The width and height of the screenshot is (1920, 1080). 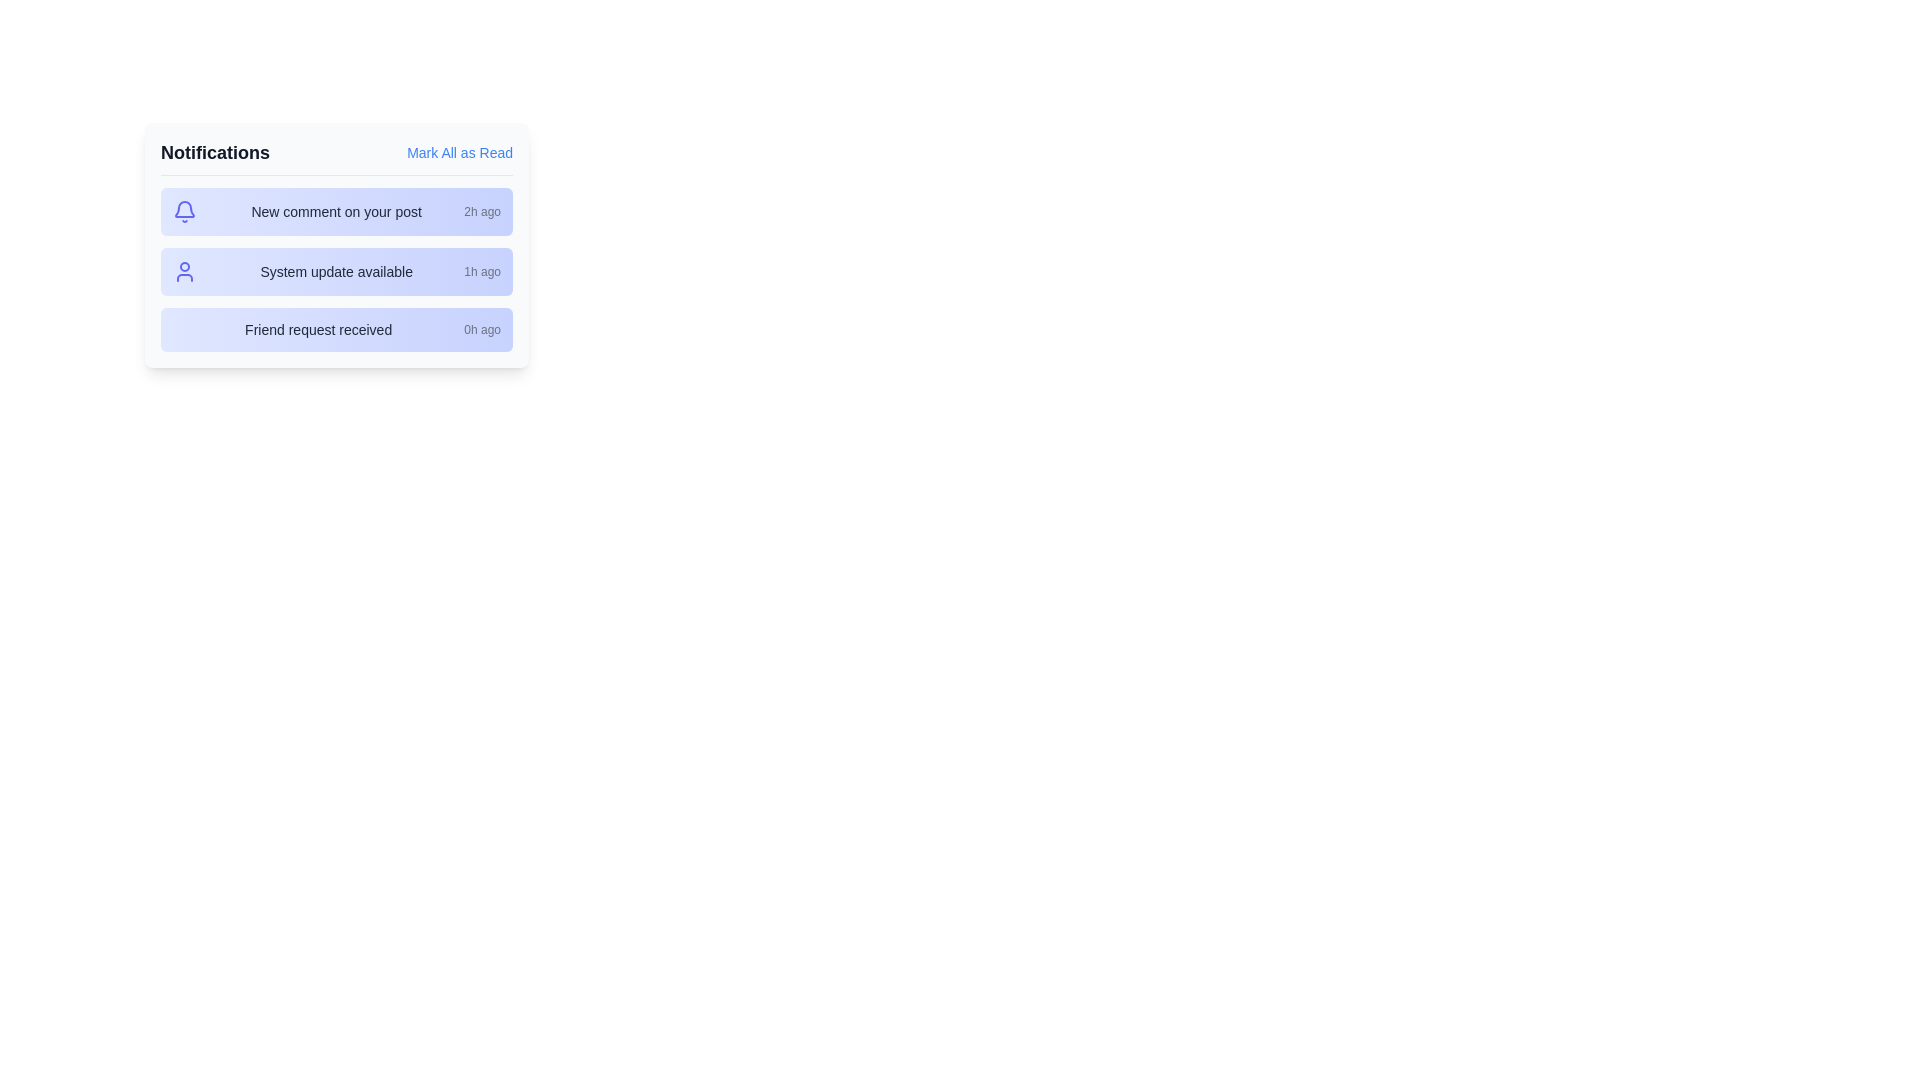 What do you see at coordinates (336, 212) in the screenshot?
I see `the text label 'New comment on your post' located within the first notification card under the 'Notifications' header, which is positioned between a bell icon and a time indicator` at bounding box center [336, 212].